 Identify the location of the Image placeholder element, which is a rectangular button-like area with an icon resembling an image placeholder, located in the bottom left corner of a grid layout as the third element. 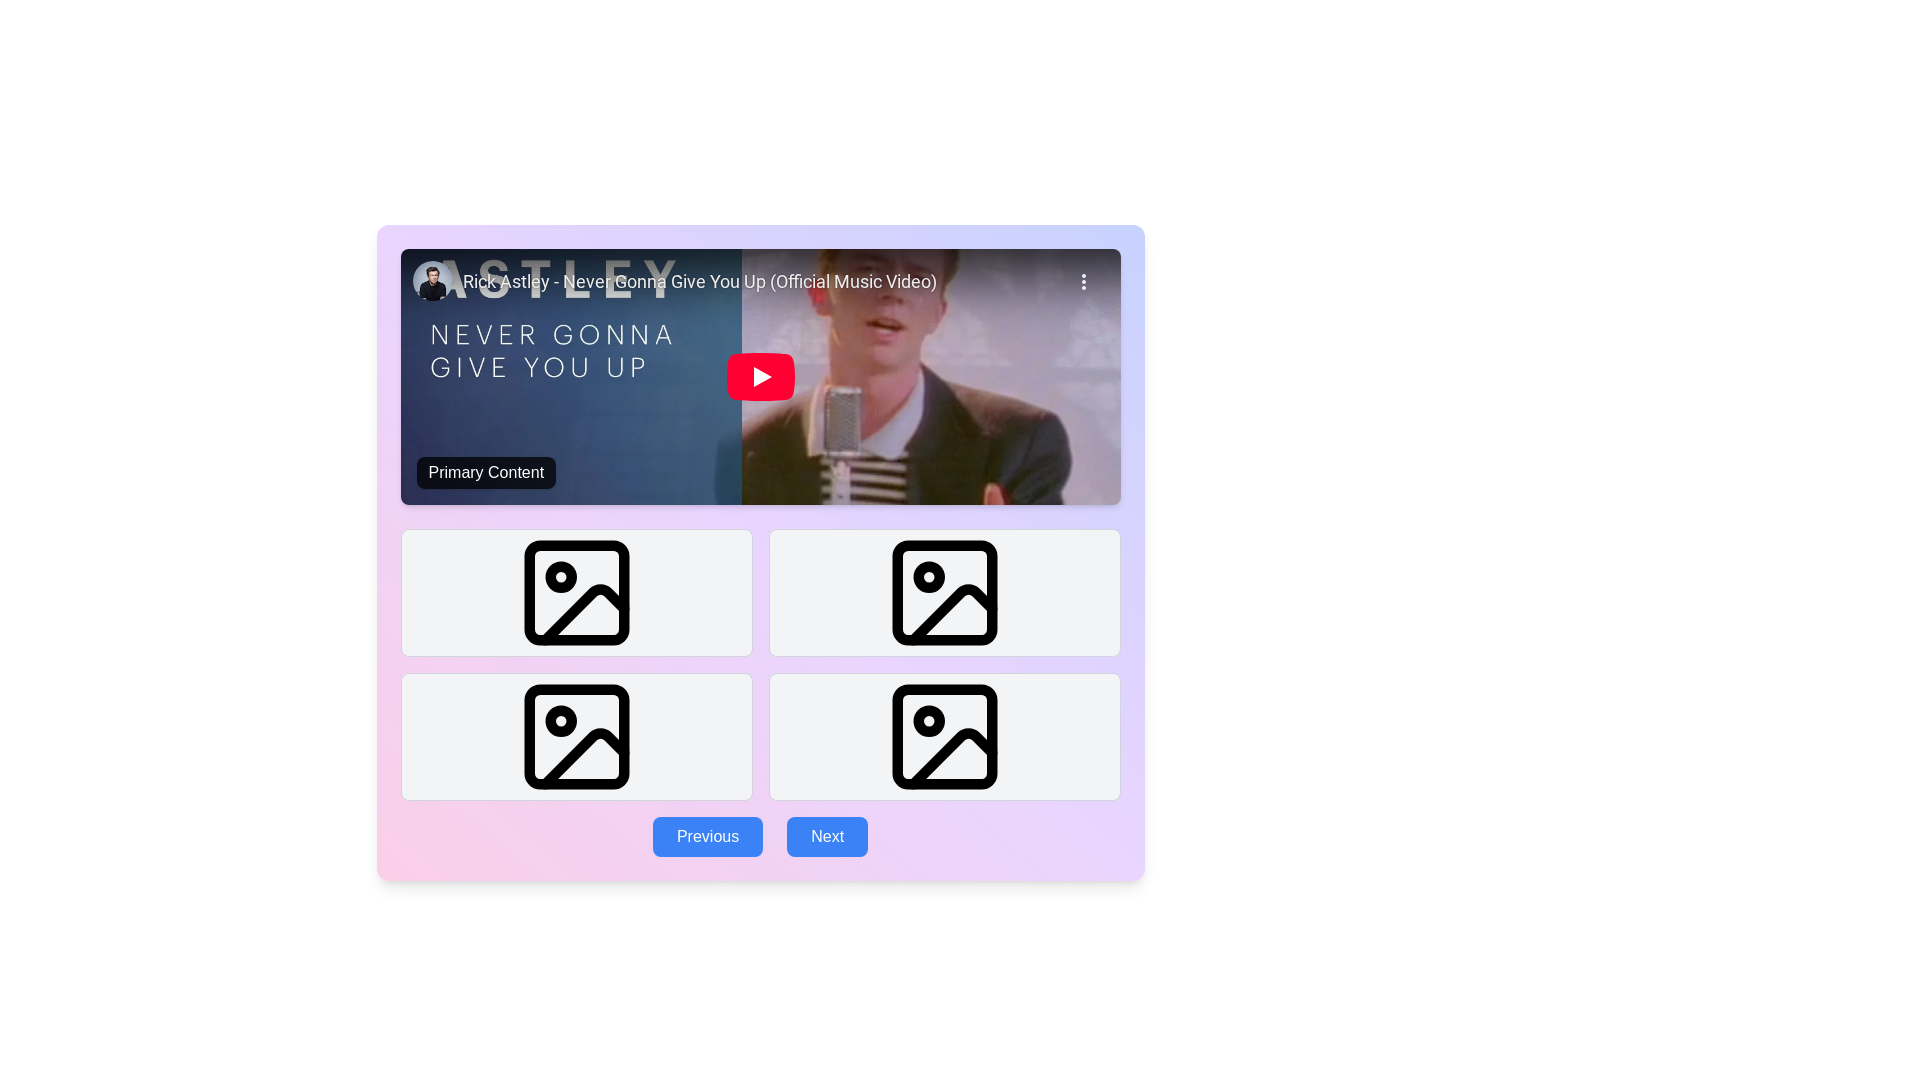
(575, 736).